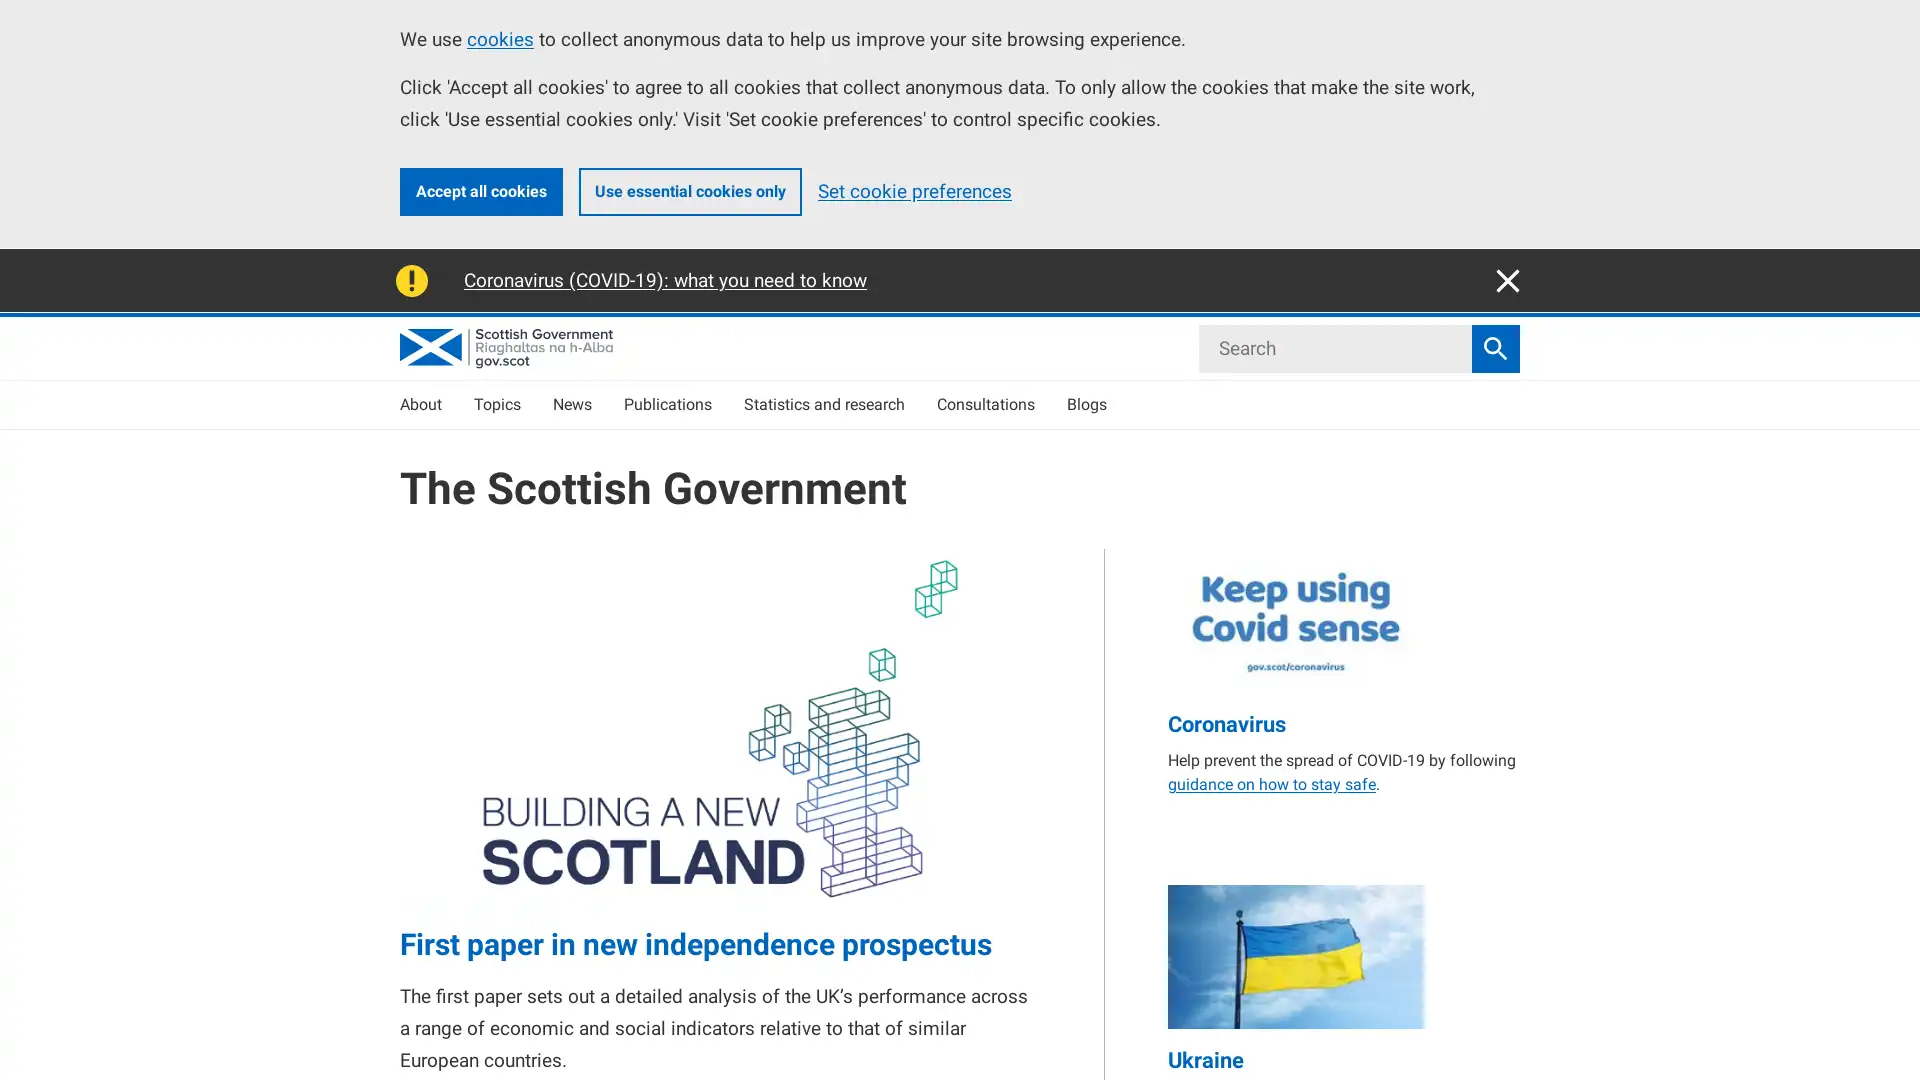 This screenshot has height=1080, width=1920. I want to click on Close this notification, so click(1507, 280).